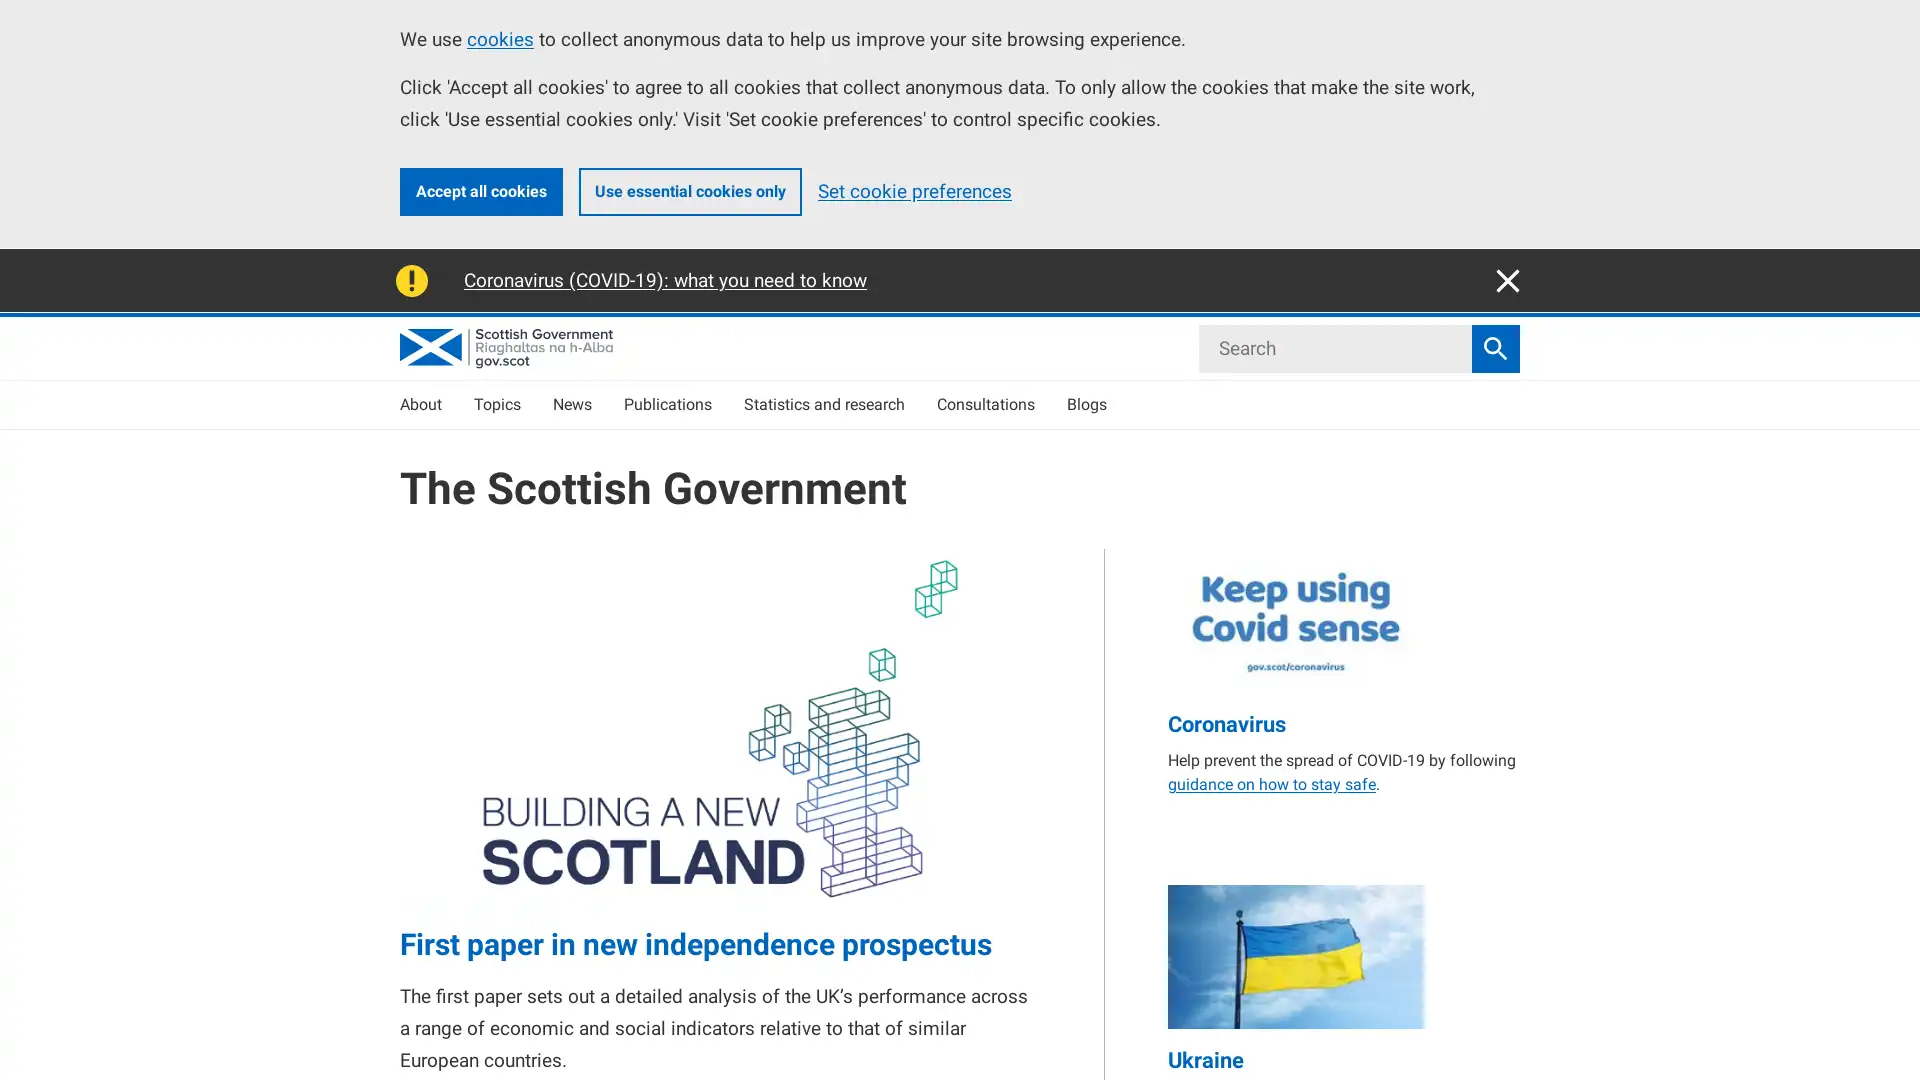 This screenshot has height=1080, width=1920. I want to click on Close this notification, so click(1507, 280).